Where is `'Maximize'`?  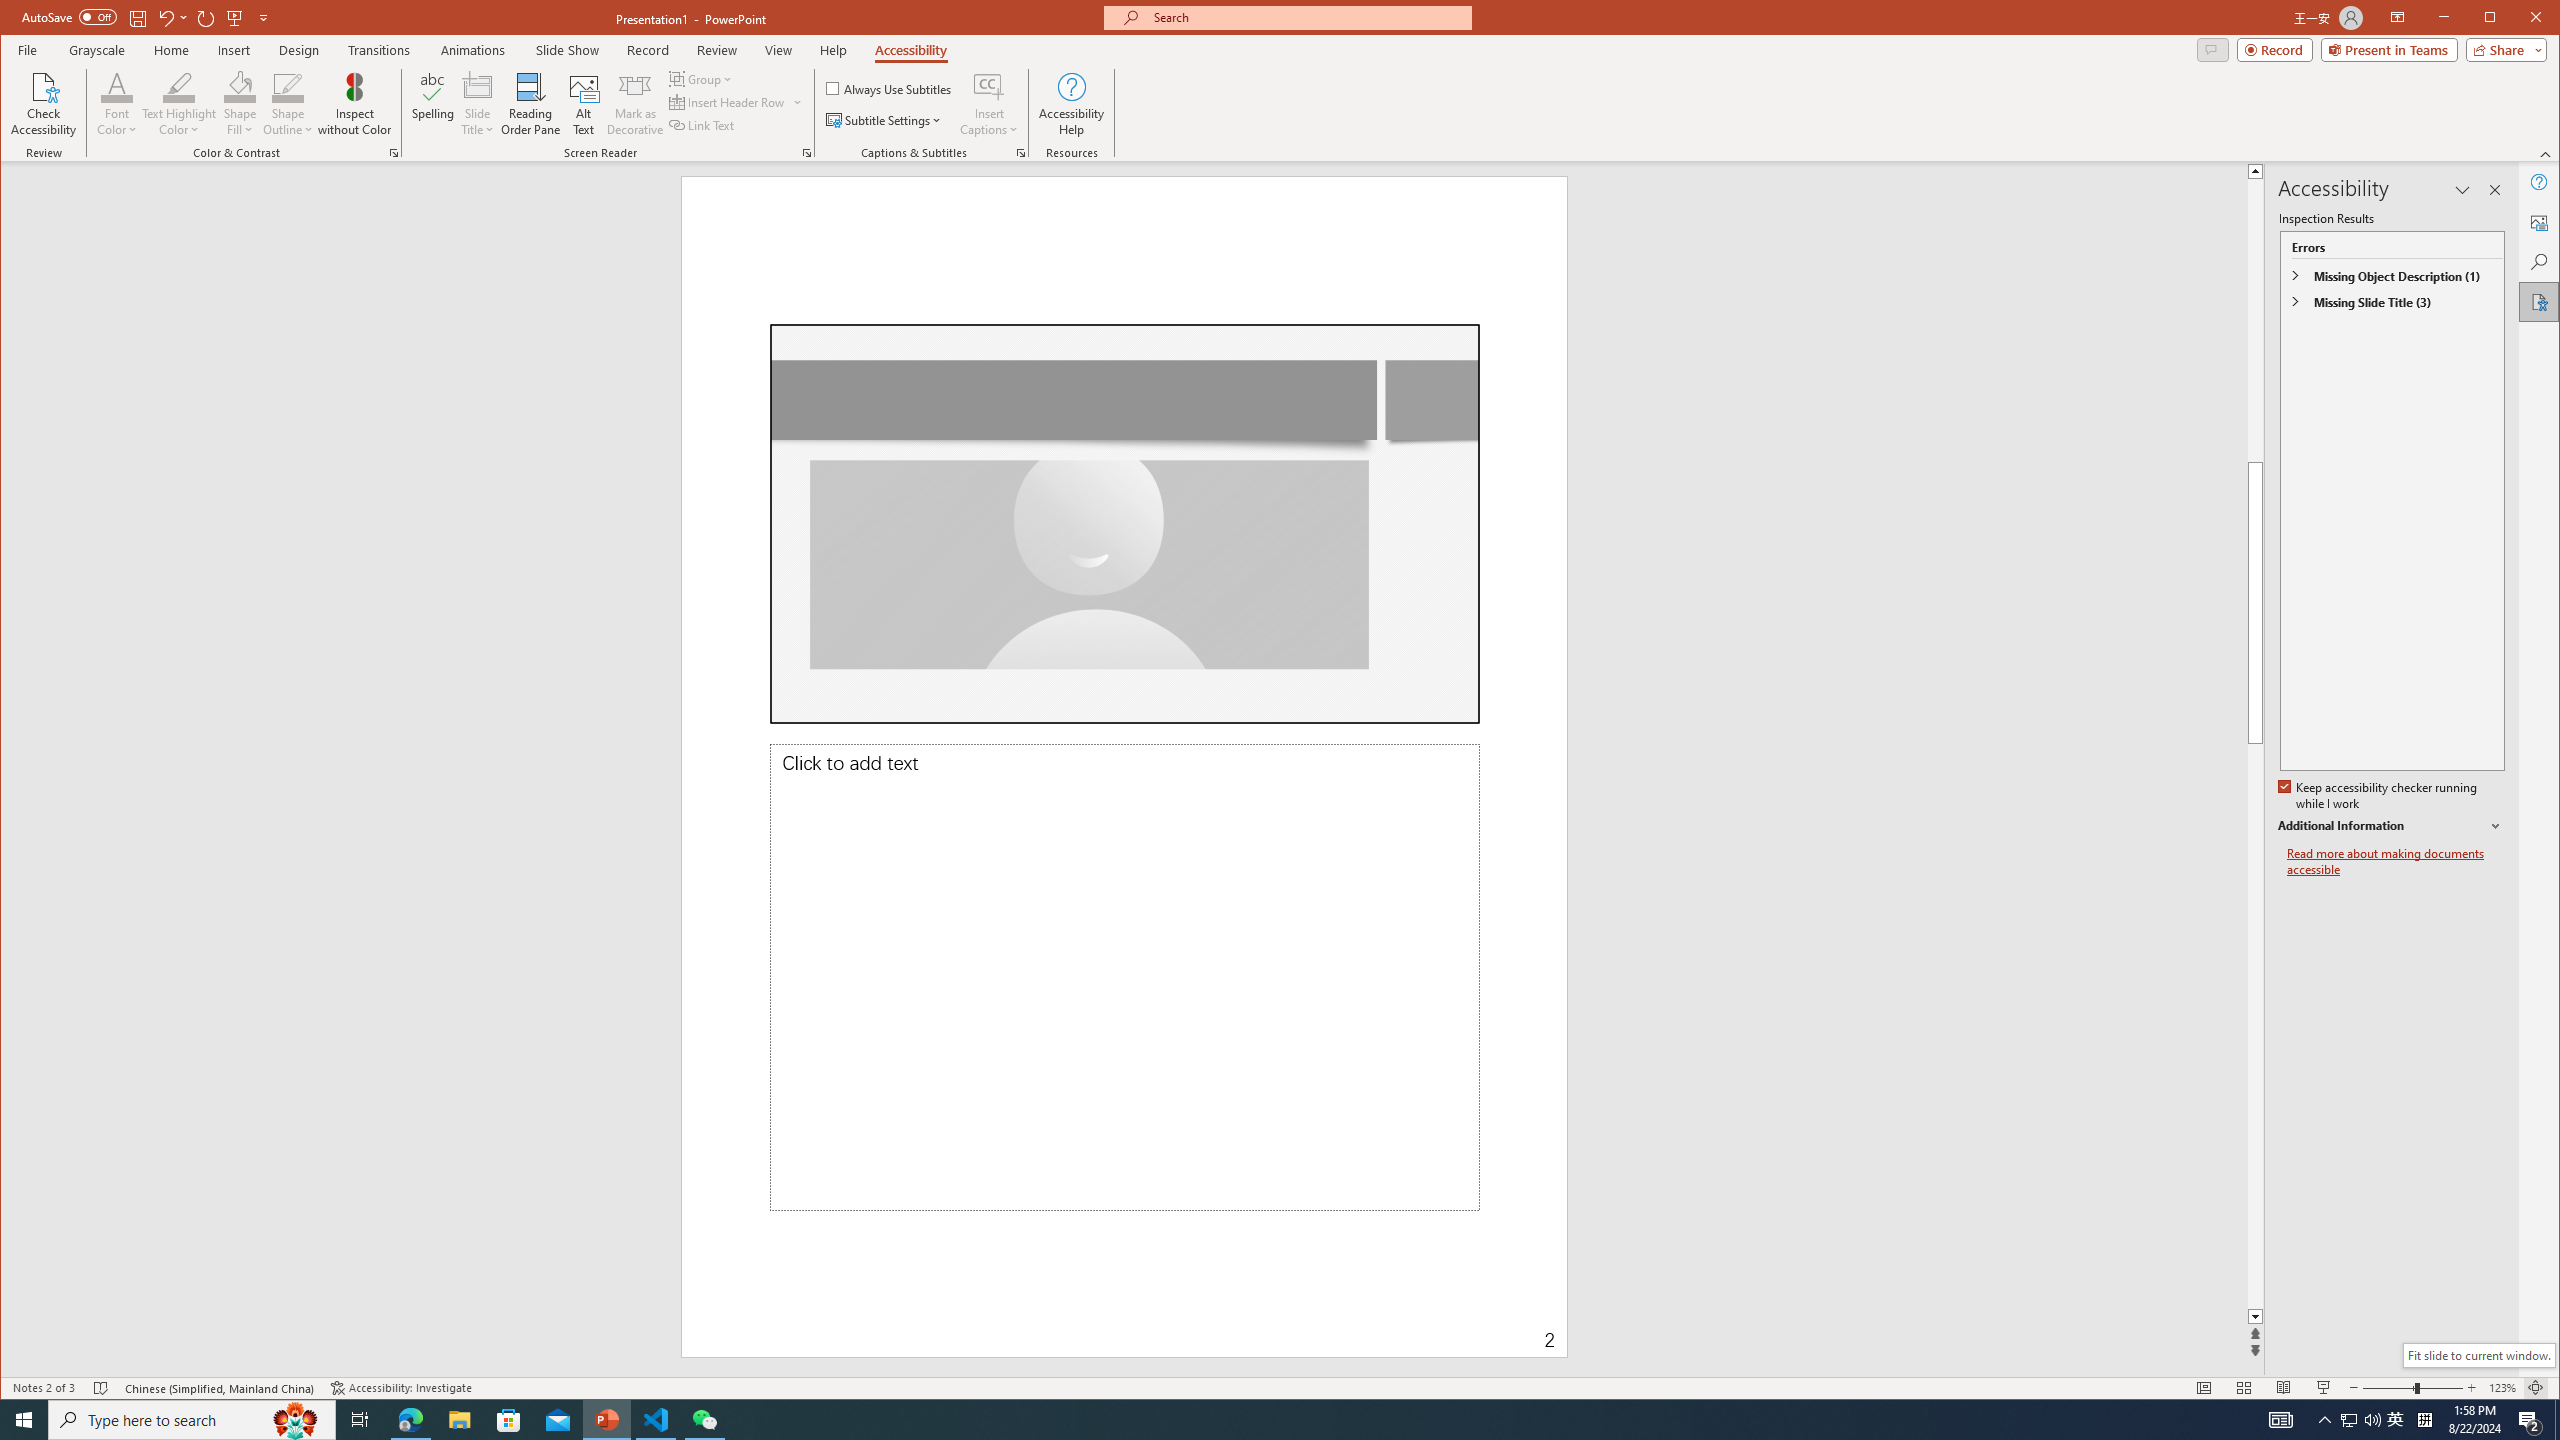
'Maximize' is located at coordinates (2519, 19).